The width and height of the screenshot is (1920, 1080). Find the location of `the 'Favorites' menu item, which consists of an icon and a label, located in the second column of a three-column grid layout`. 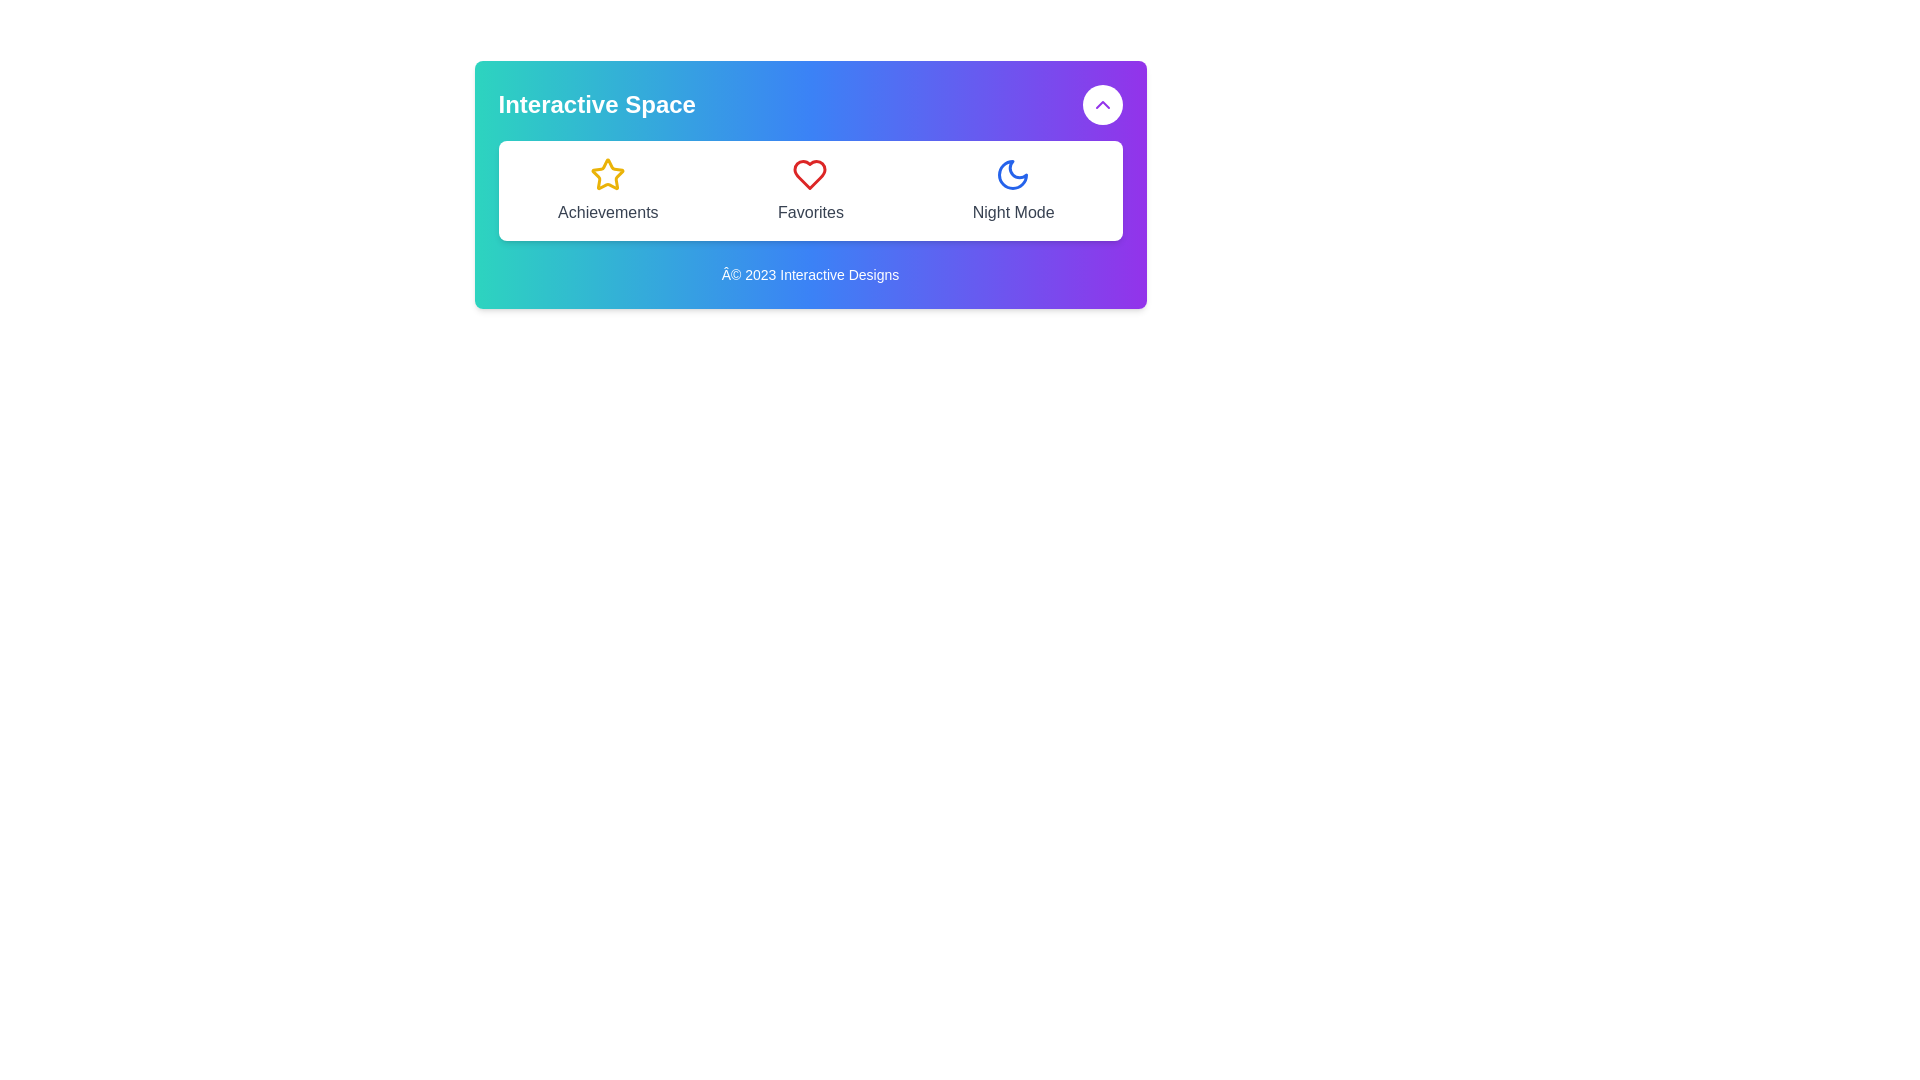

the 'Favorites' menu item, which consists of an icon and a label, located in the second column of a three-column grid layout is located at coordinates (810, 191).